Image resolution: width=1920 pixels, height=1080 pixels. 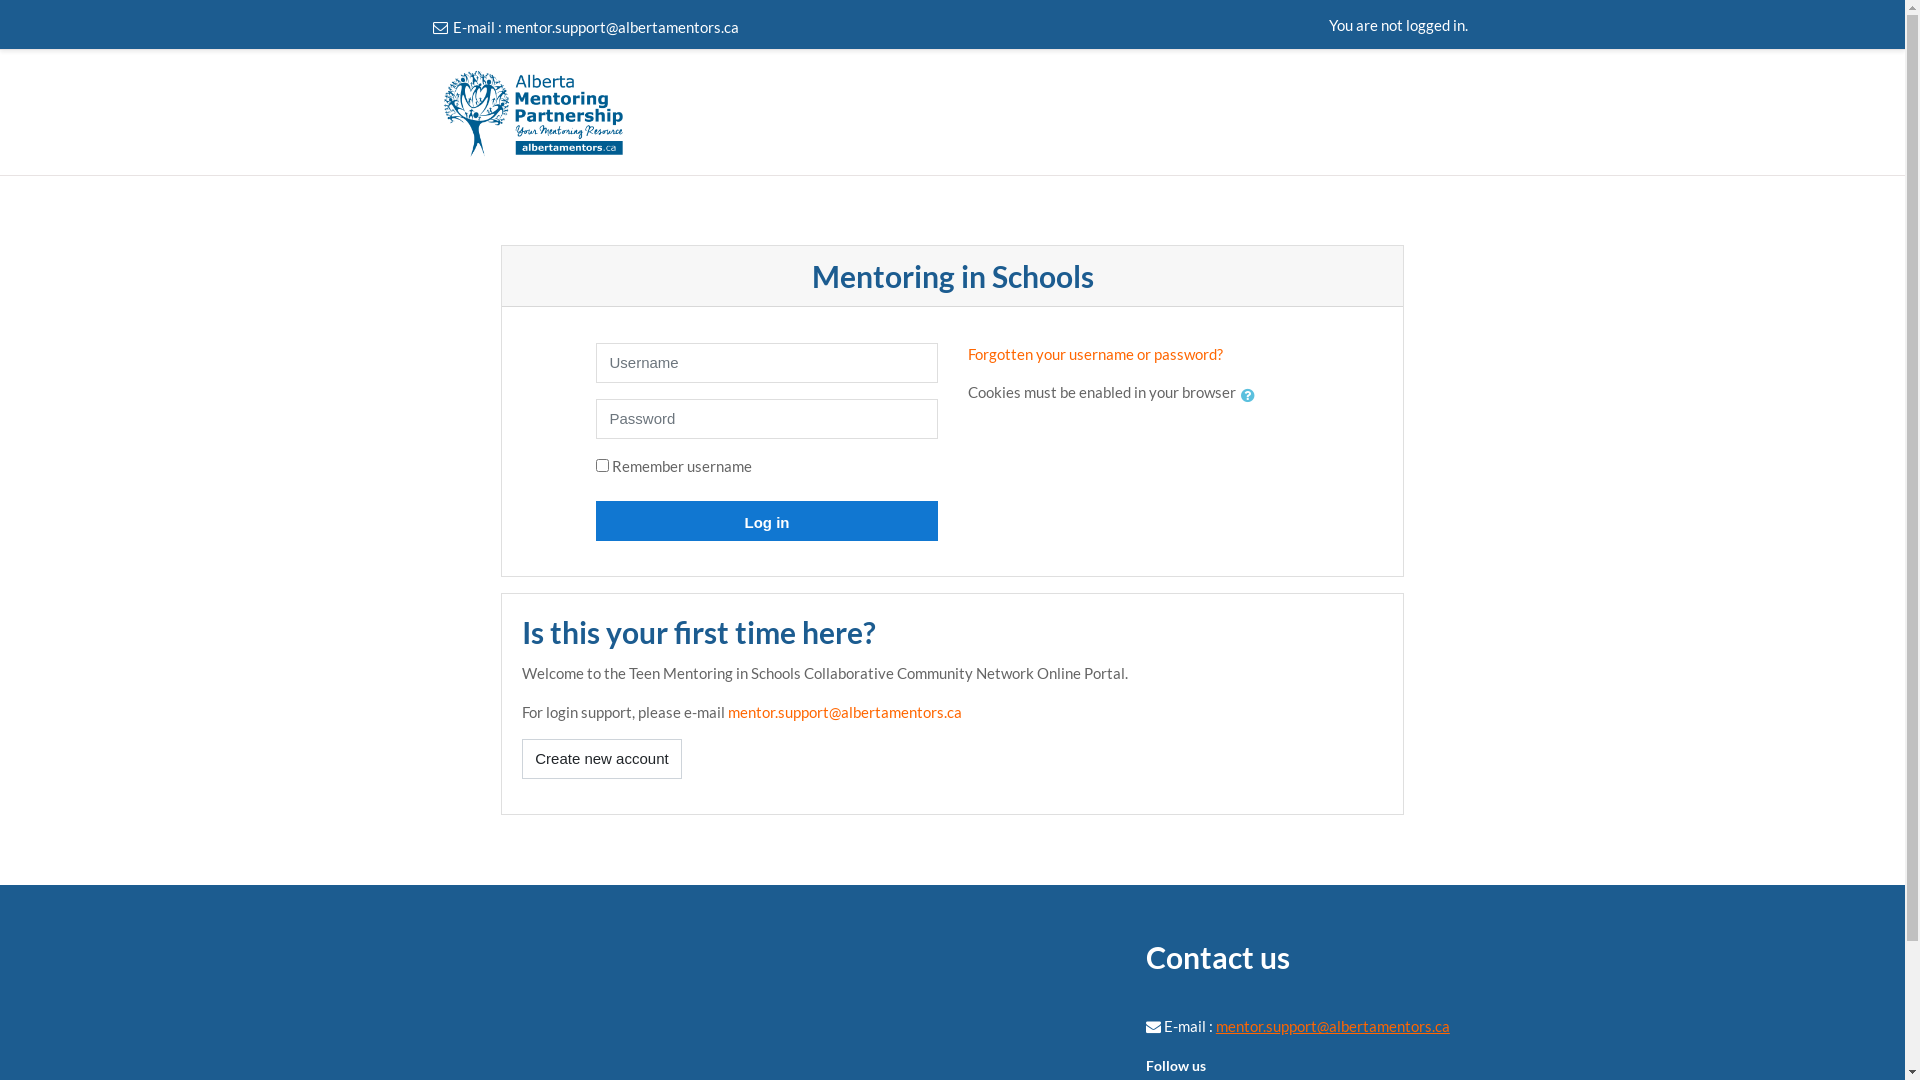 What do you see at coordinates (1333, 1026) in the screenshot?
I see `'mentor.support@albertamentors.ca'` at bounding box center [1333, 1026].